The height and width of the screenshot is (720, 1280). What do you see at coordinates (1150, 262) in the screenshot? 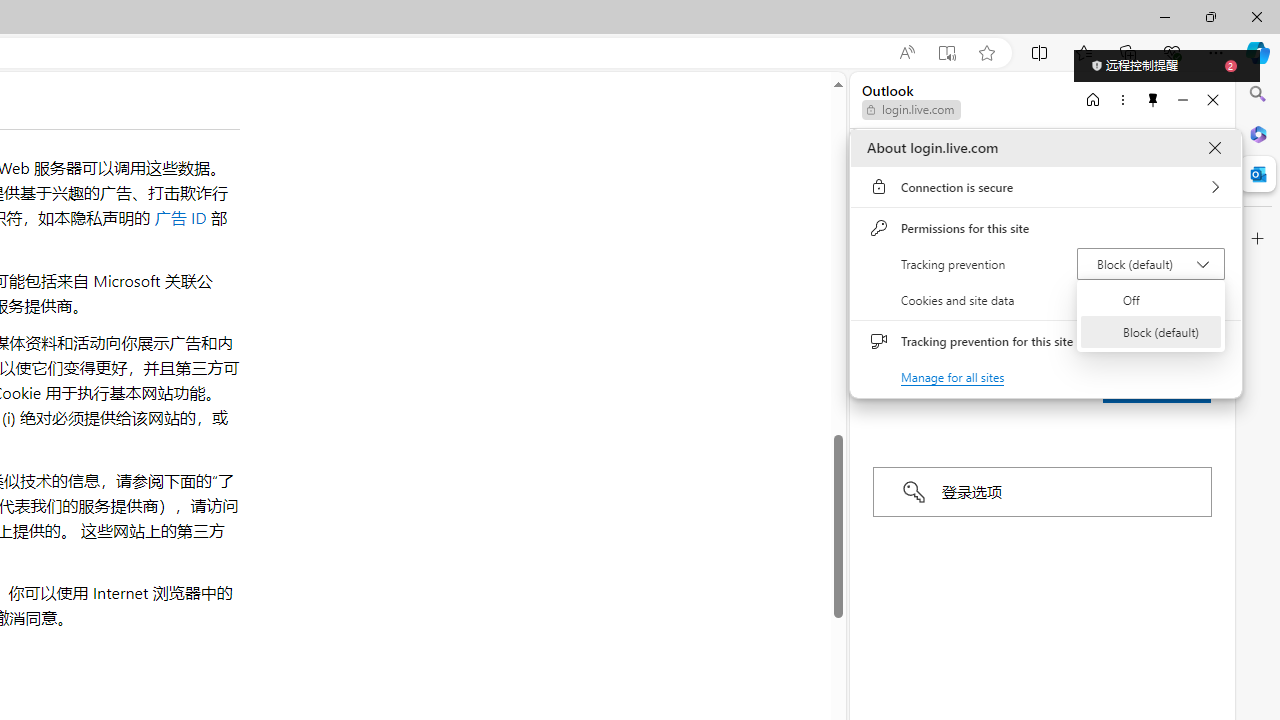
I see `'Tracking prevention Block (default)'` at bounding box center [1150, 262].